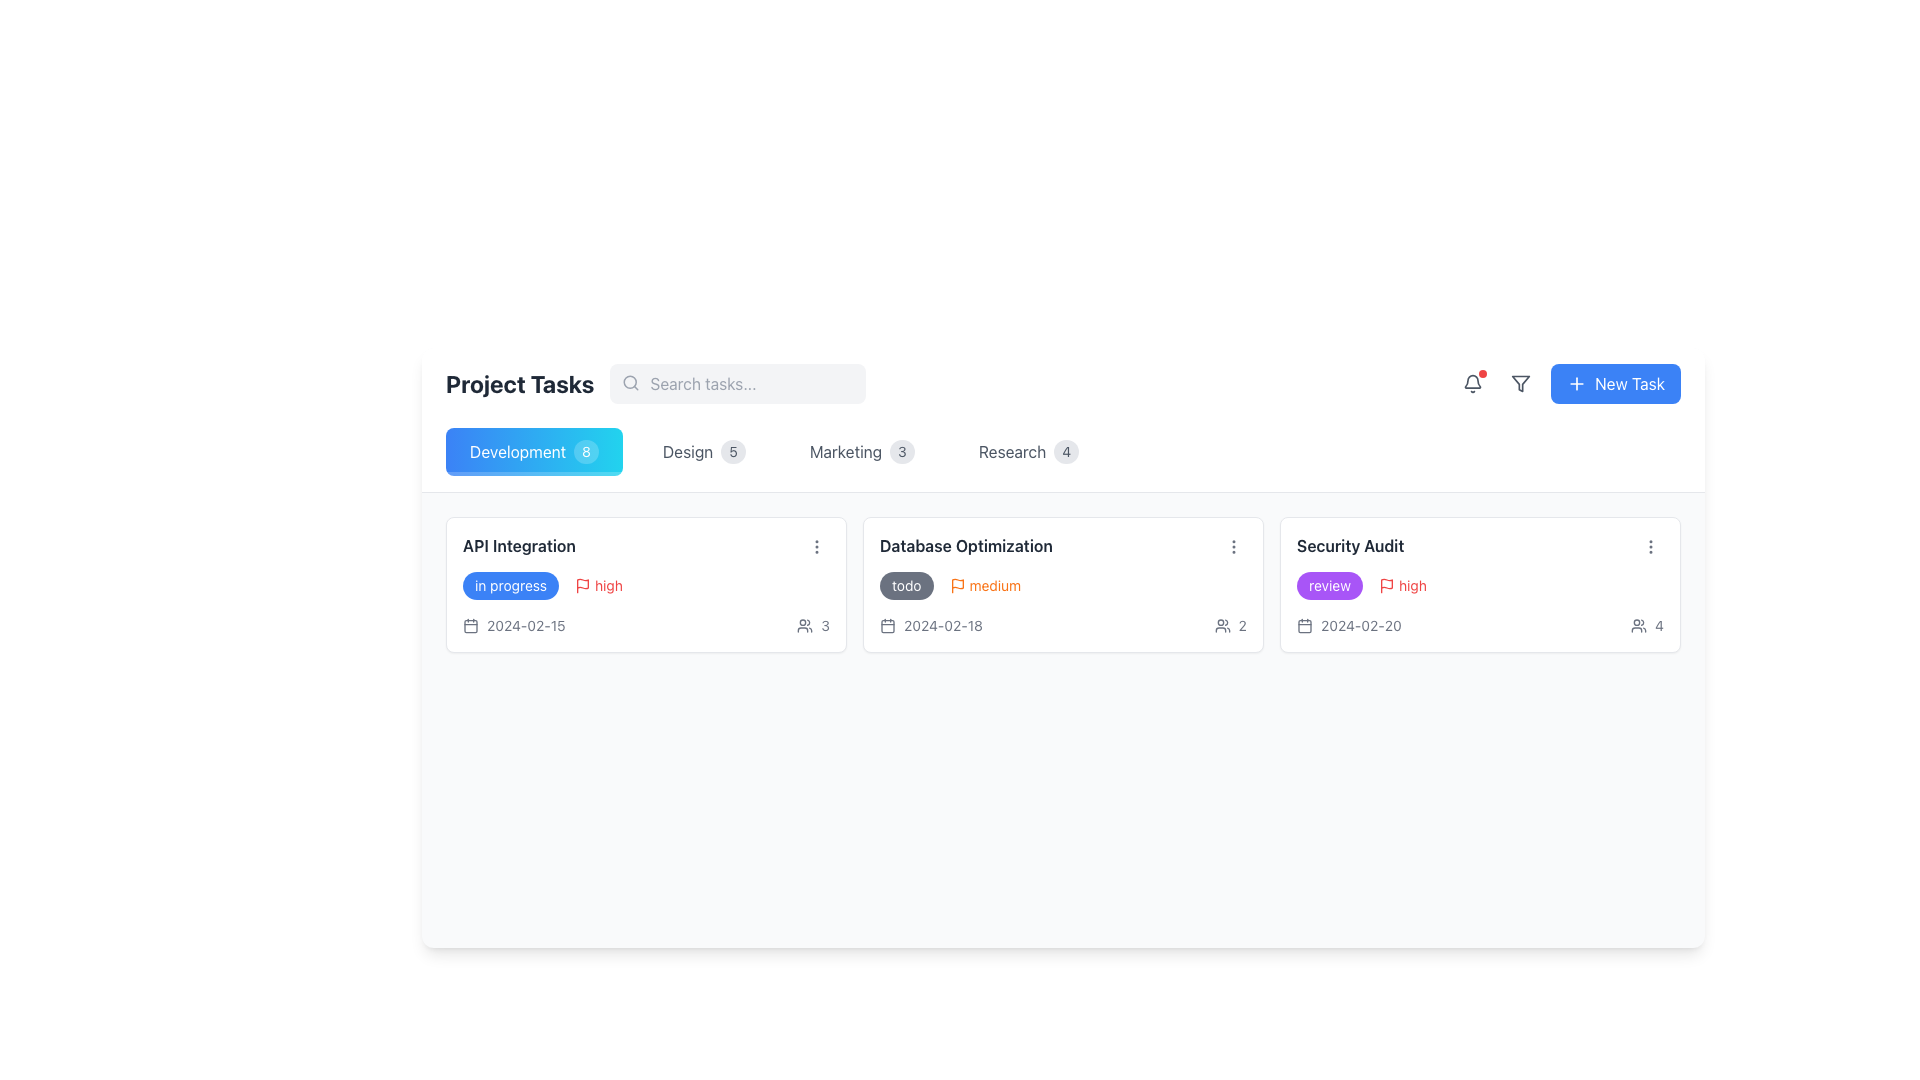  Describe the element at coordinates (1065, 451) in the screenshot. I see `the Text label indicating the number of items associated with the 'Research' category, located to the immediate right of the 'Research' text label` at that location.